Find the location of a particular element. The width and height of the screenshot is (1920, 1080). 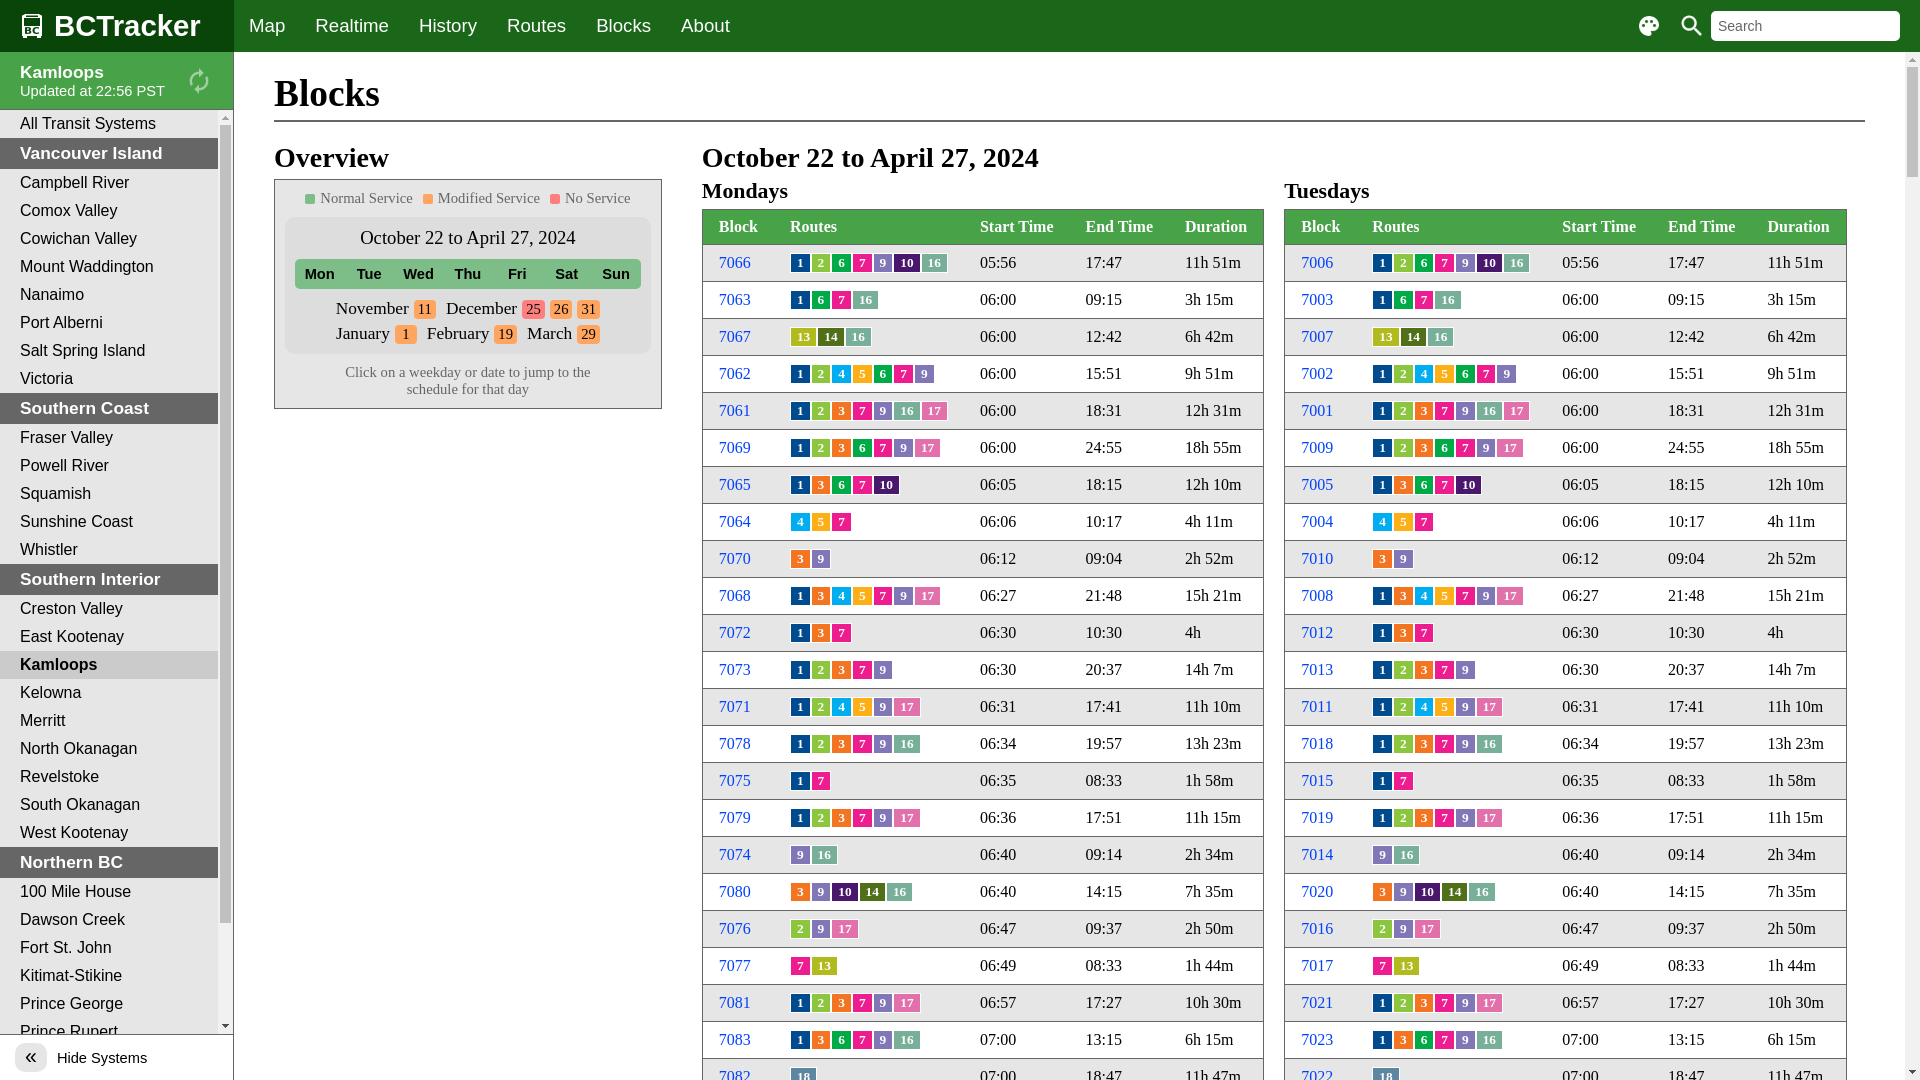

'14' is located at coordinates (872, 890).